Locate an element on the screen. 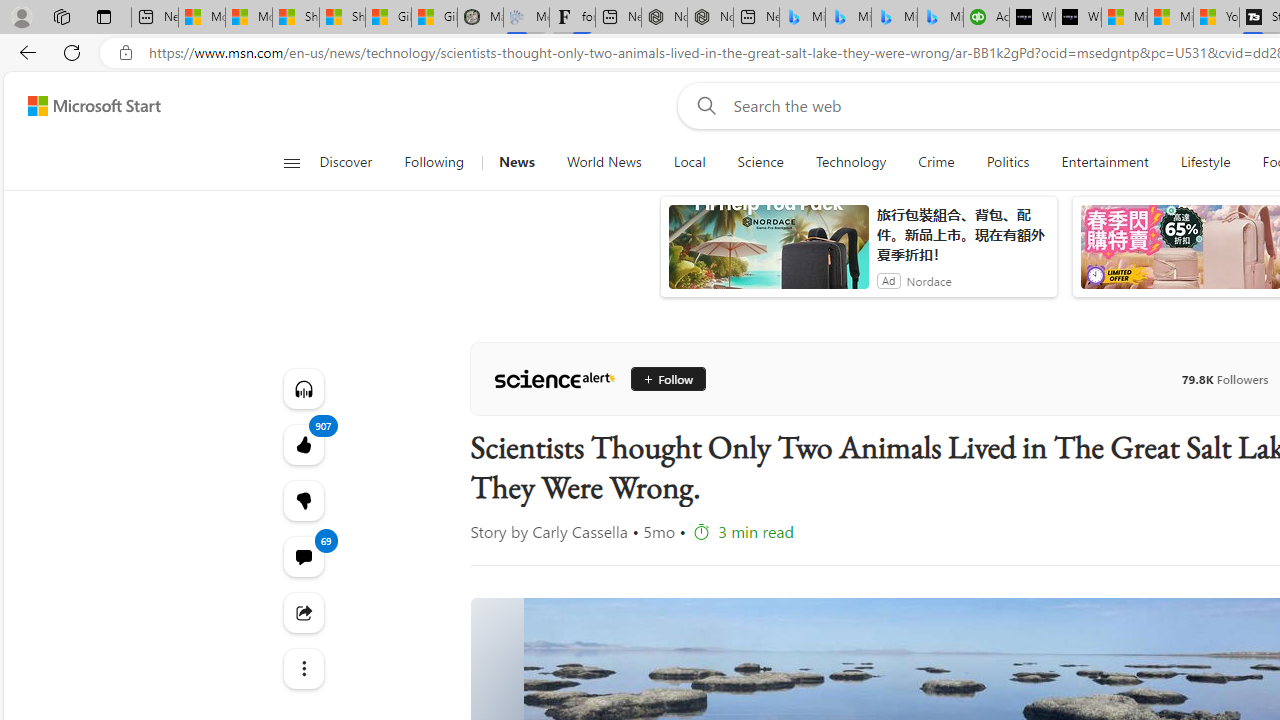 The height and width of the screenshot is (720, 1280). 'Microsoft Start' is located at coordinates (93, 105).